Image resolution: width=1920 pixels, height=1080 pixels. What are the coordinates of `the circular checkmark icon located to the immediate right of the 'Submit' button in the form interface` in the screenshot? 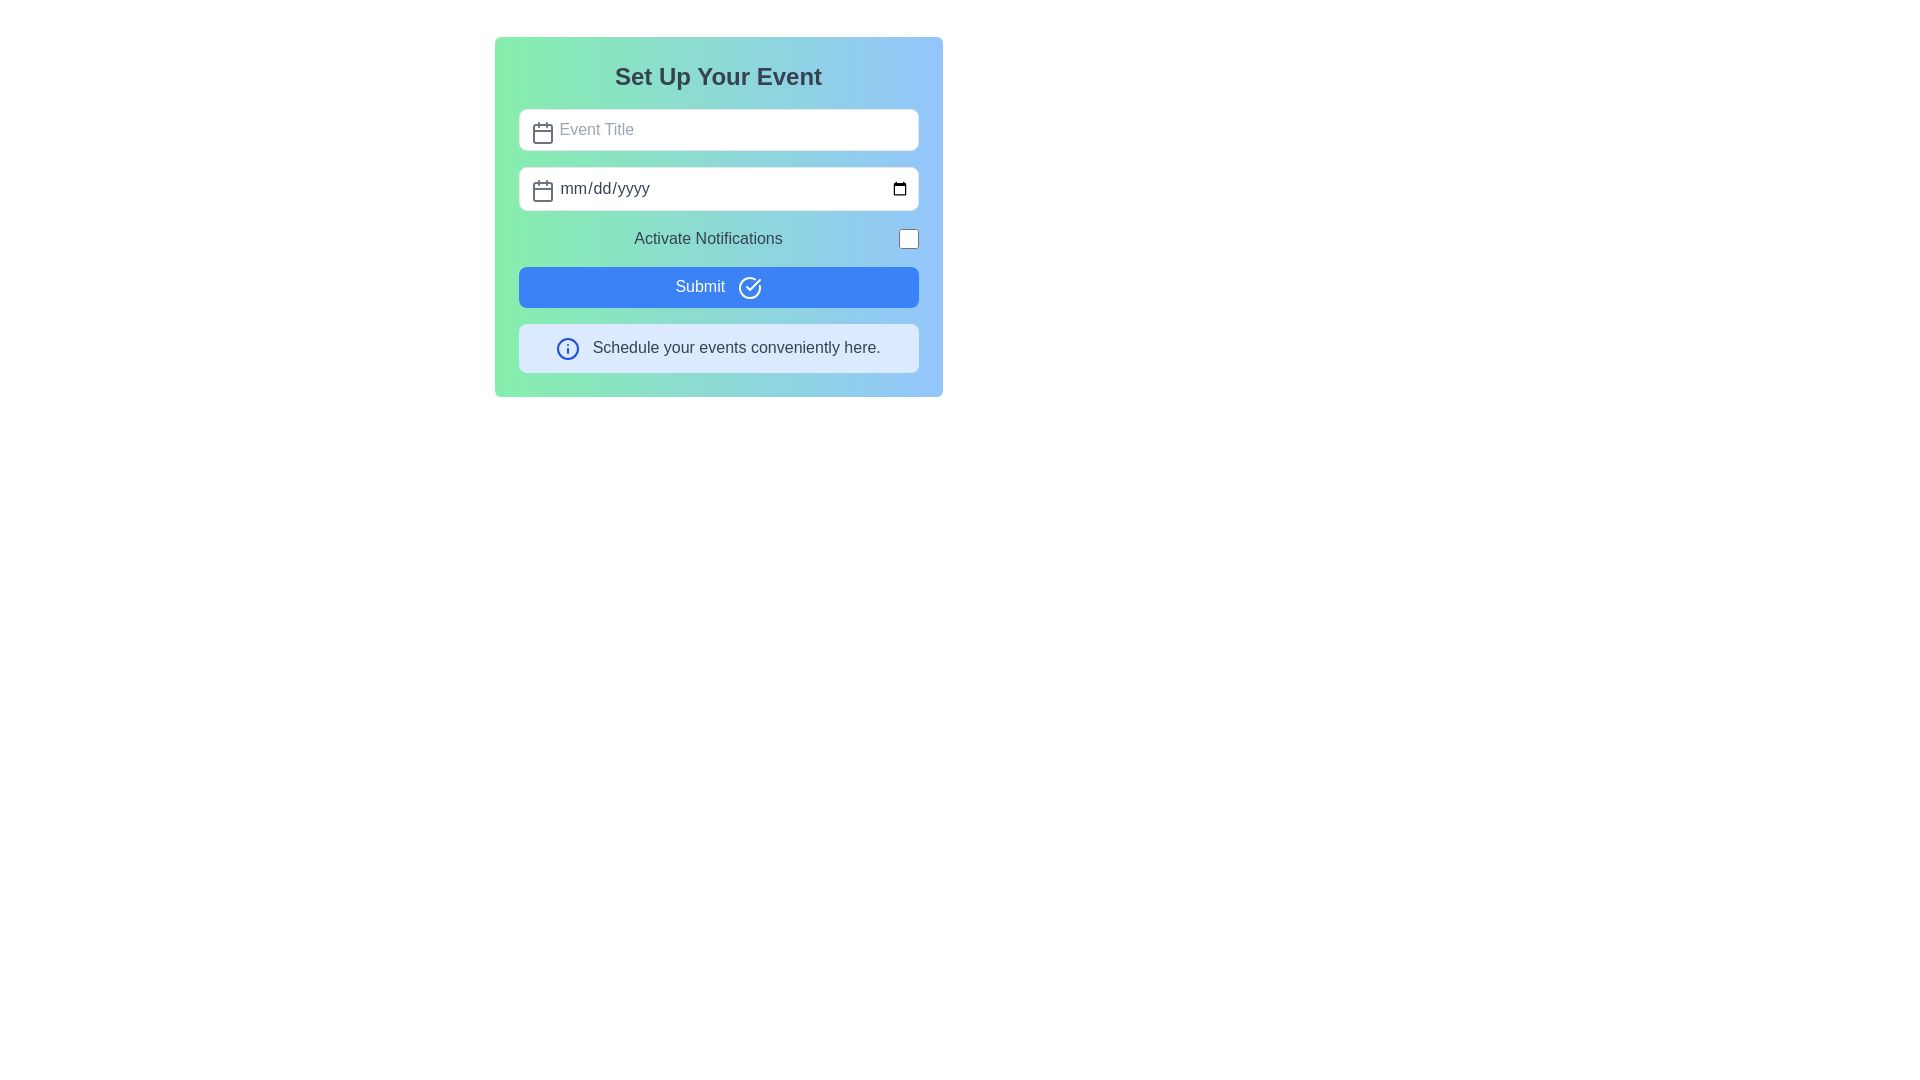 It's located at (748, 287).